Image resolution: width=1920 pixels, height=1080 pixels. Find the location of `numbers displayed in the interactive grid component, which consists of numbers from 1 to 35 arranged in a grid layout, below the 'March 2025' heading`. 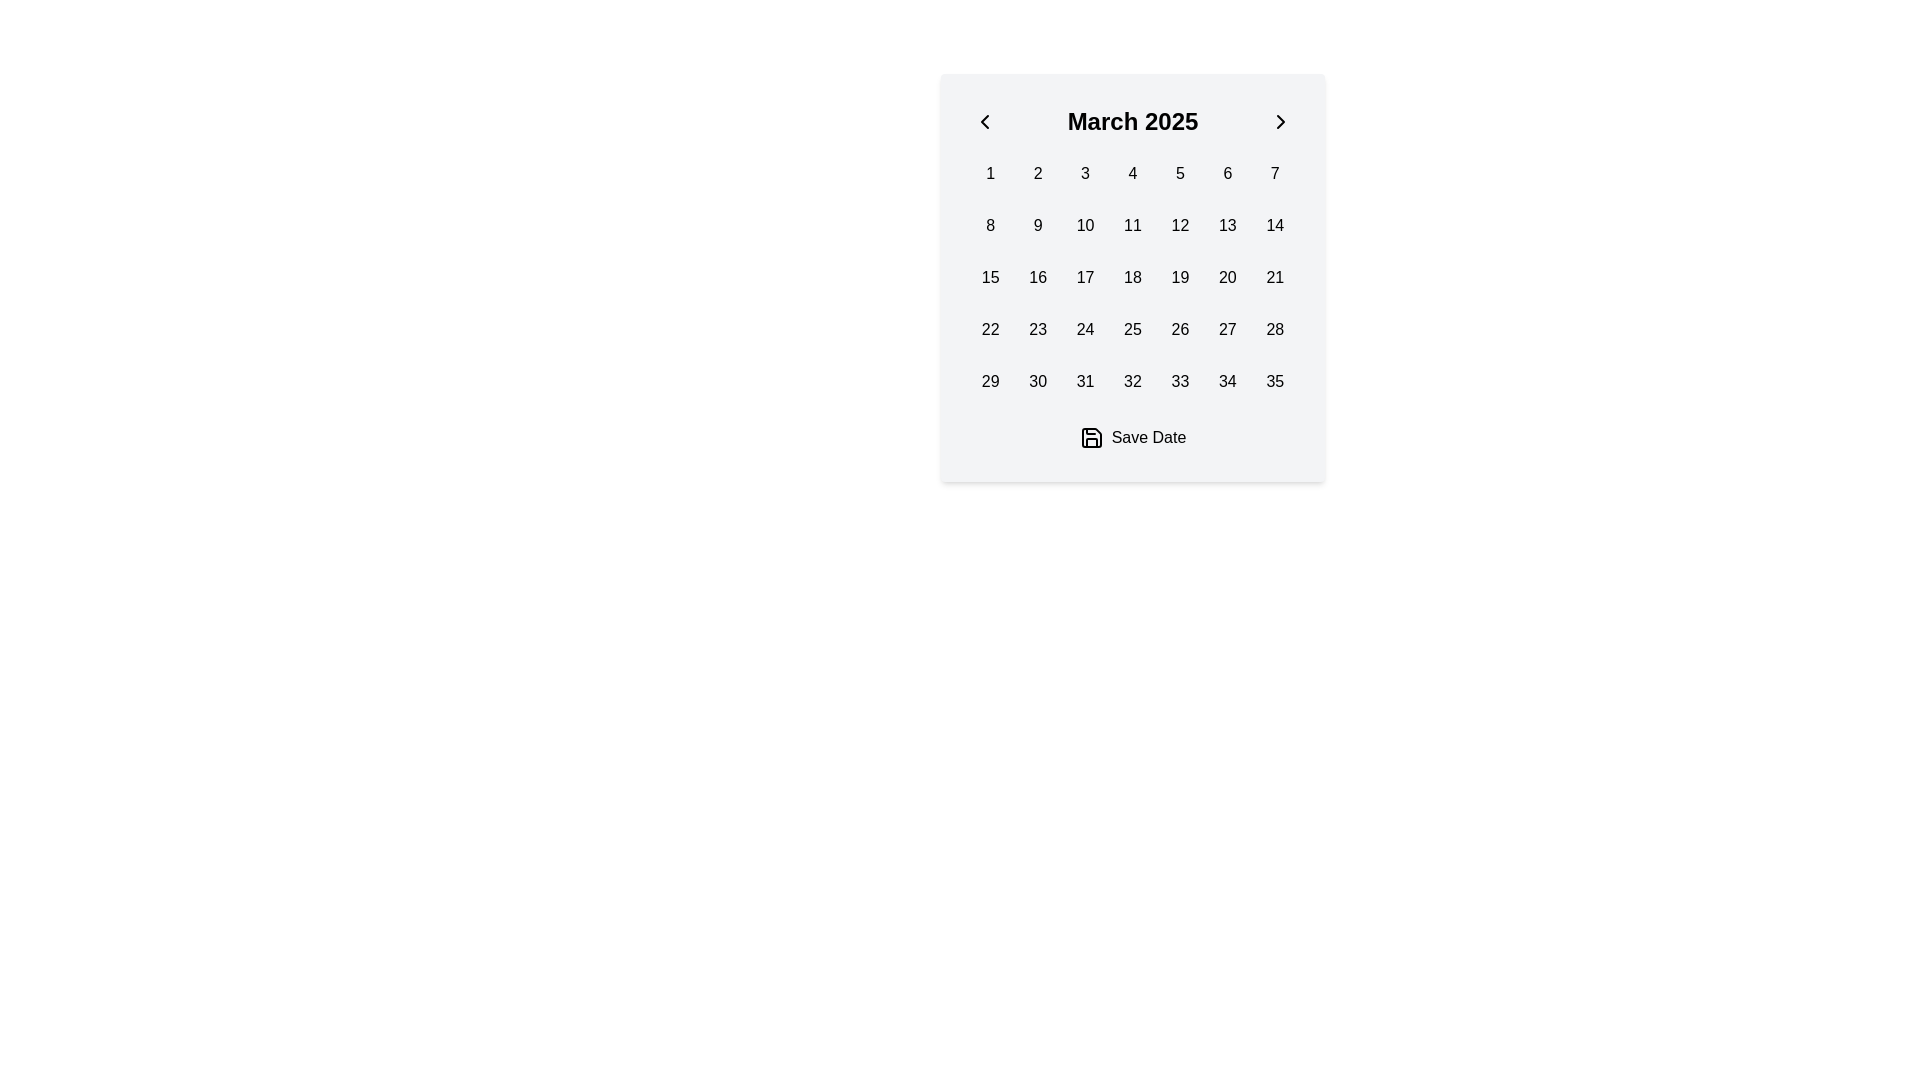

numbers displayed in the interactive grid component, which consists of numbers from 1 to 35 arranged in a grid layout, below the 'March 2025' heading is located at coordinates (1132, 277).